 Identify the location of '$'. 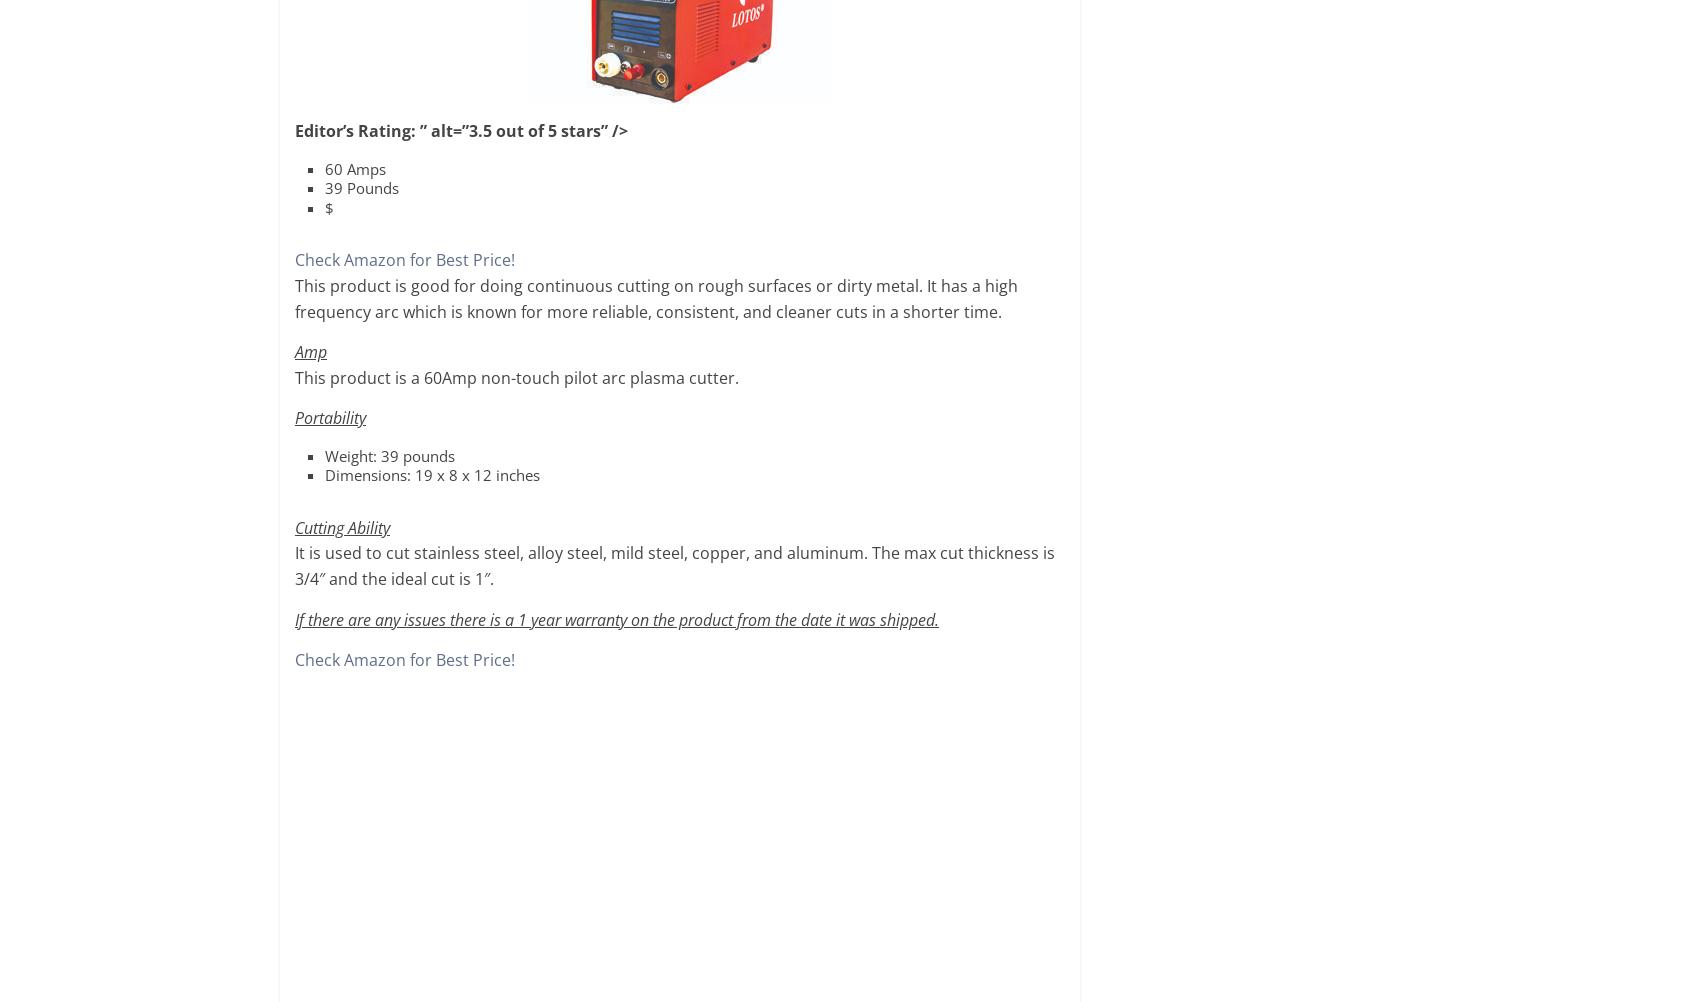
(328, 207).